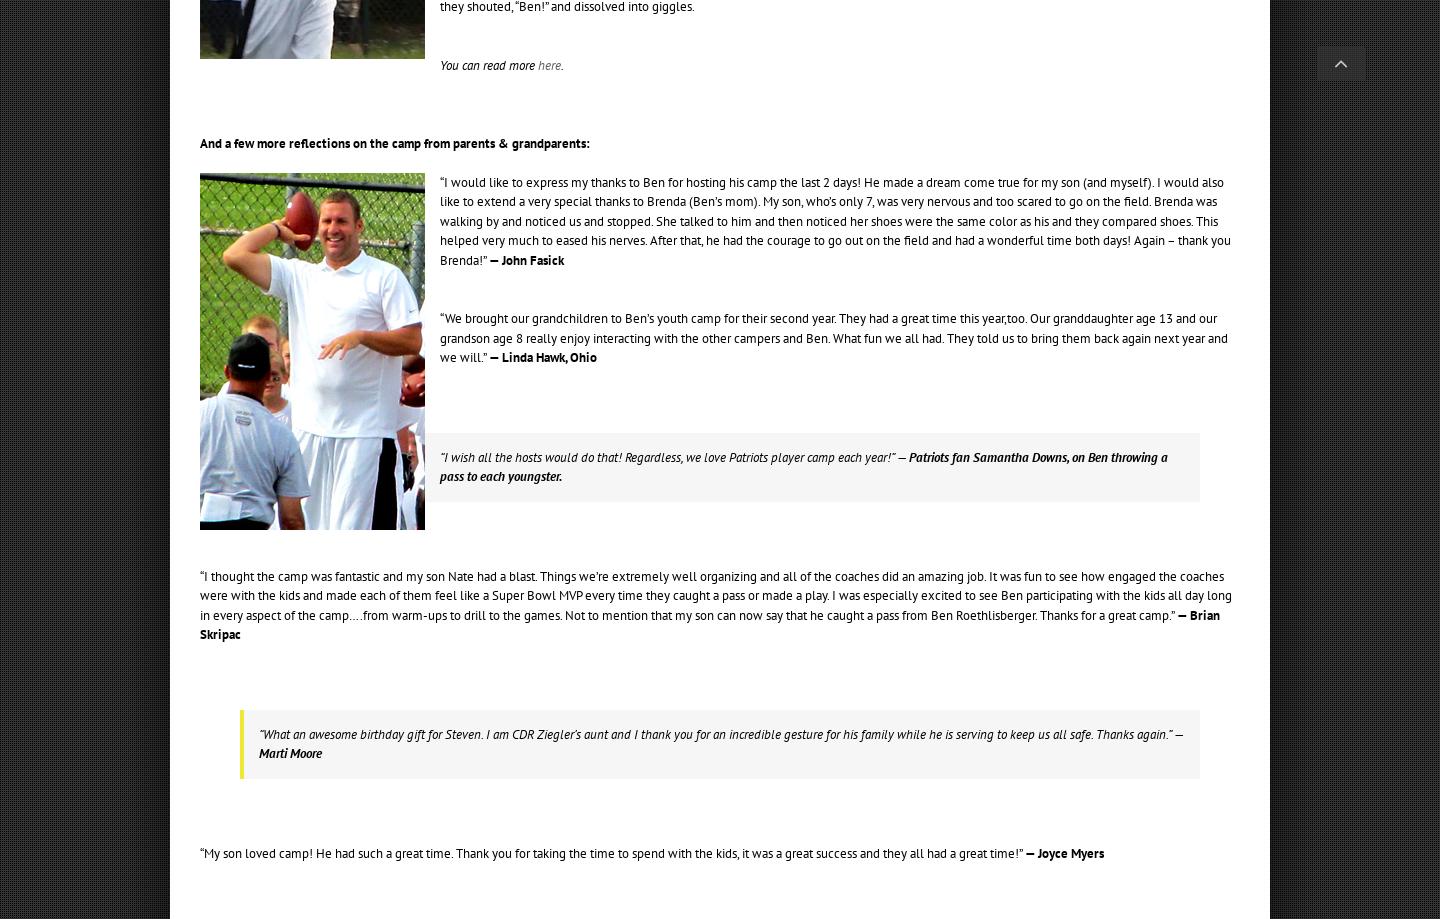  What do you see at coordinates (258, 743) in the screenshot?
I see `'— Marti Moore'` at bounding box center [258, 743].